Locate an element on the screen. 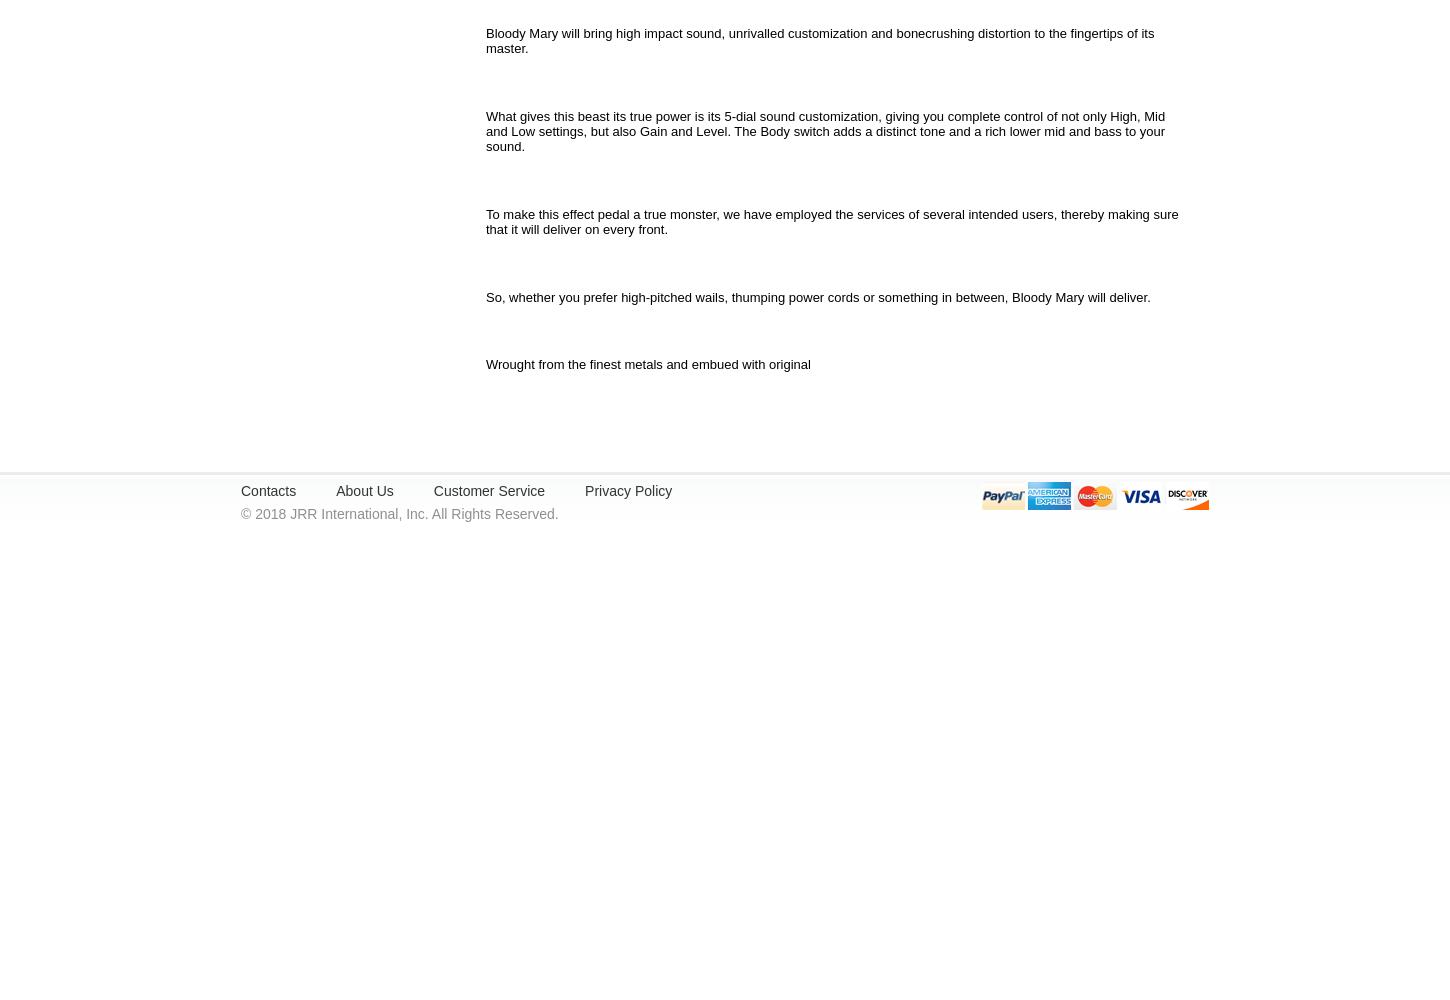  'Privacy Policy' is located at coordinates (627, 490).